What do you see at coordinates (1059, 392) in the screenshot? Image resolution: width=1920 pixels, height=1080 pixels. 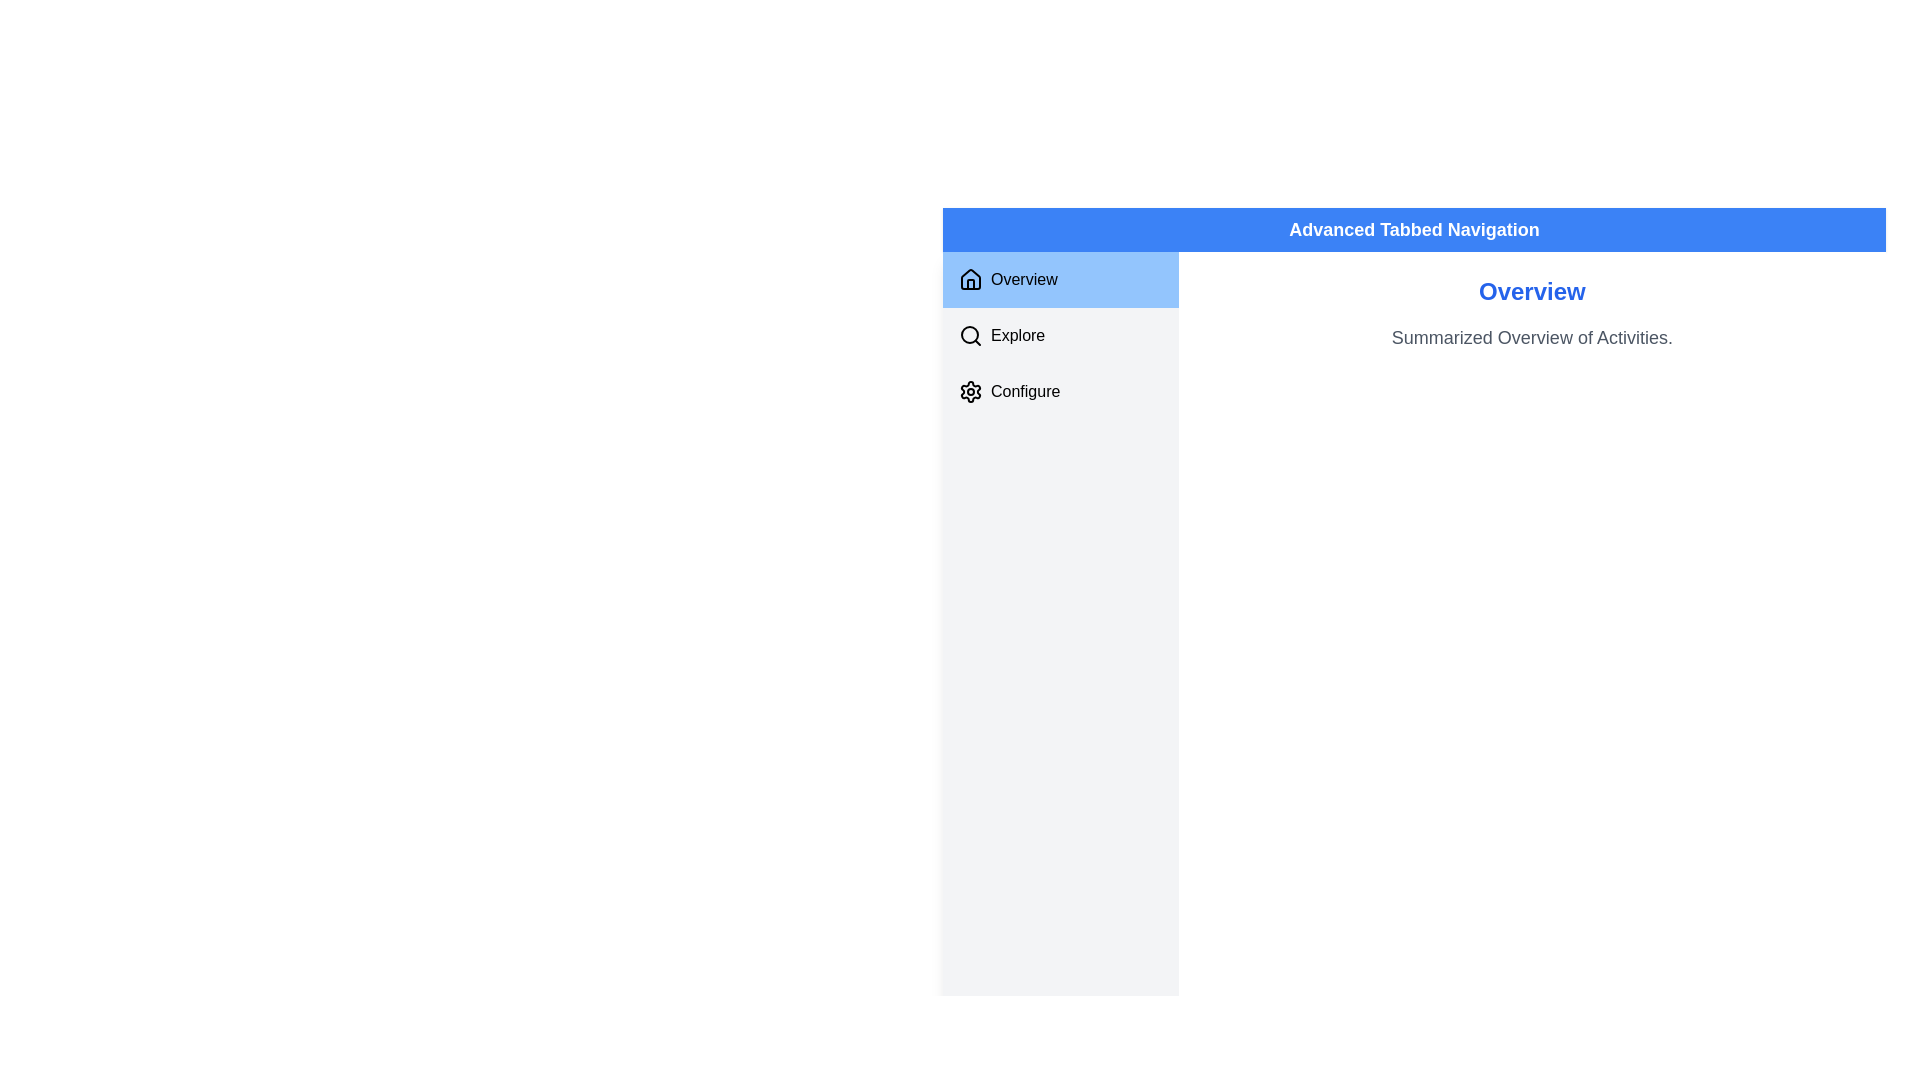 I see `the configuration settings button, which is the third option in the vertical list of menu items located in the sidebar under 'Explore'` at bounding box center [1059, 392].